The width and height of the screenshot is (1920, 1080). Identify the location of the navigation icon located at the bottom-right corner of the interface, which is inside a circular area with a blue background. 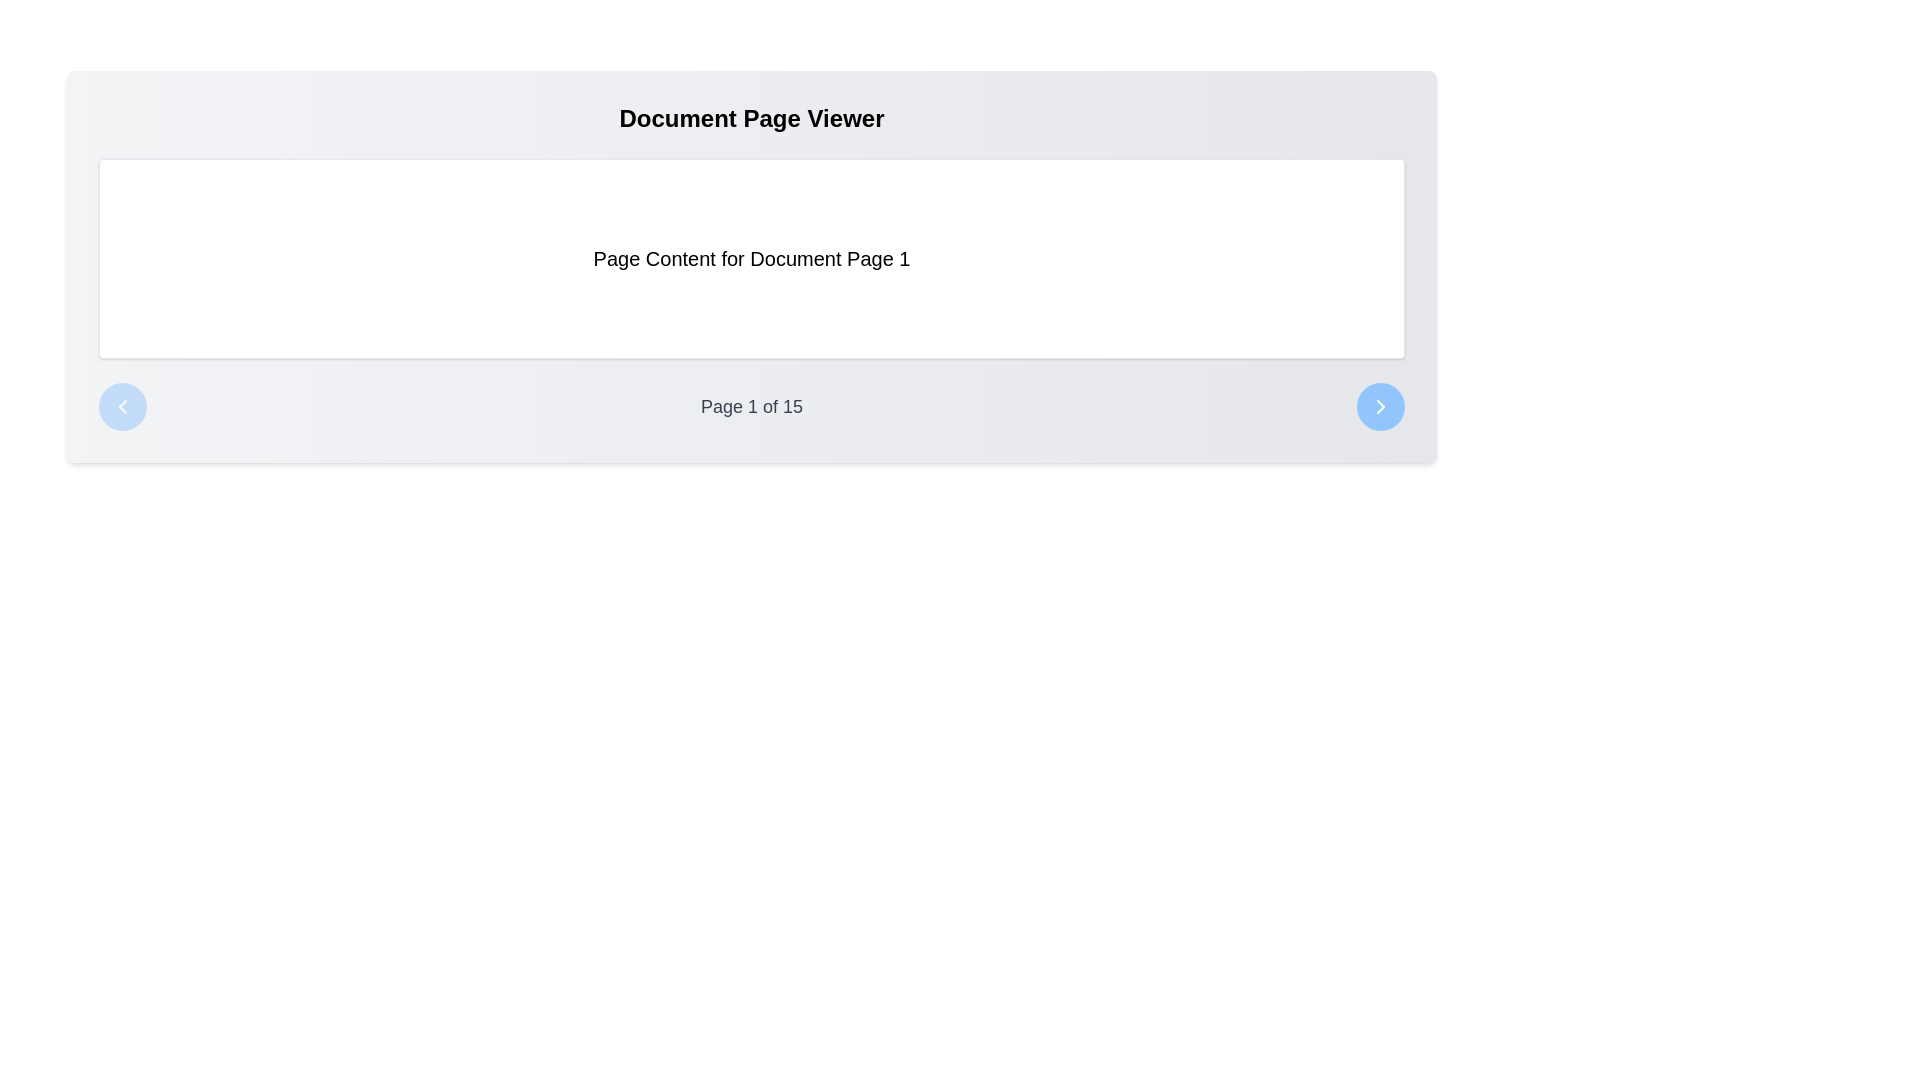
(1380, 406).